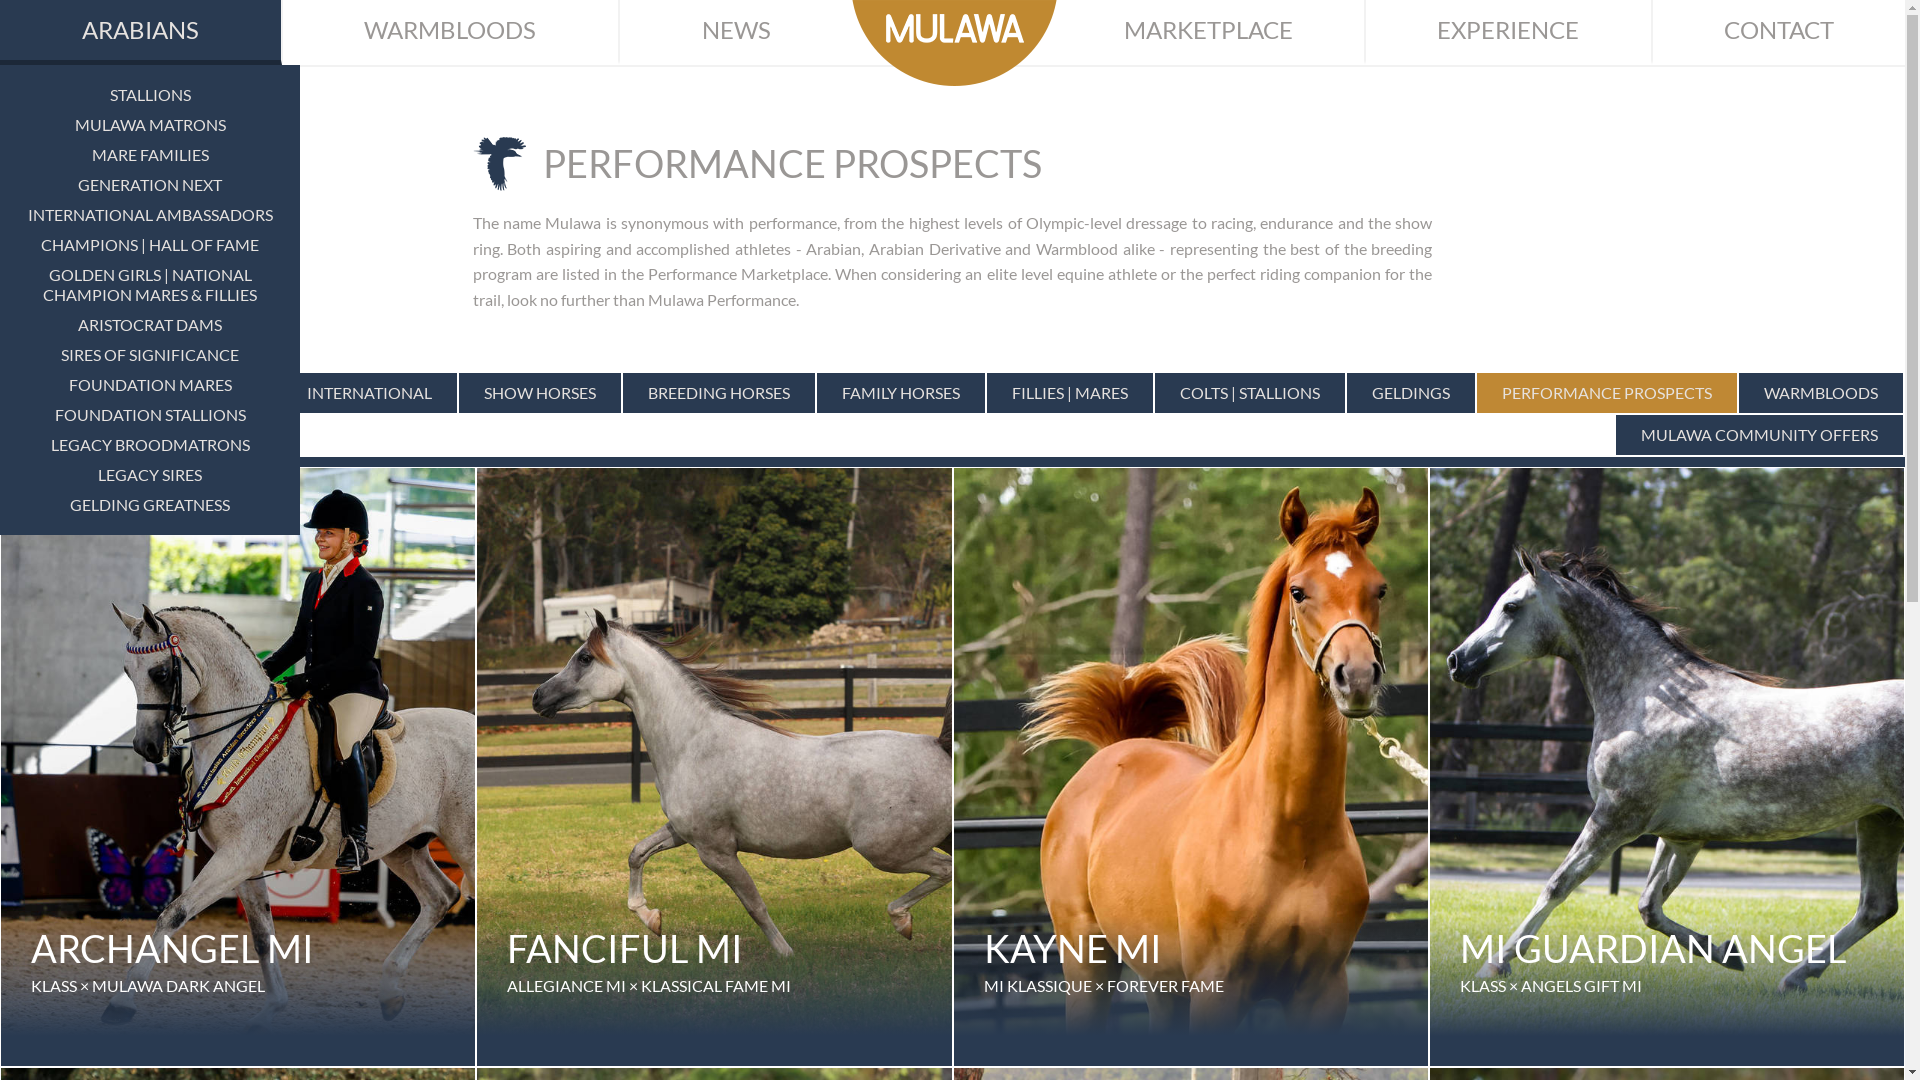 The image size is (1920, 1080). I want to click on 'LEGACY BROODMATRONS', so click(148, 443).